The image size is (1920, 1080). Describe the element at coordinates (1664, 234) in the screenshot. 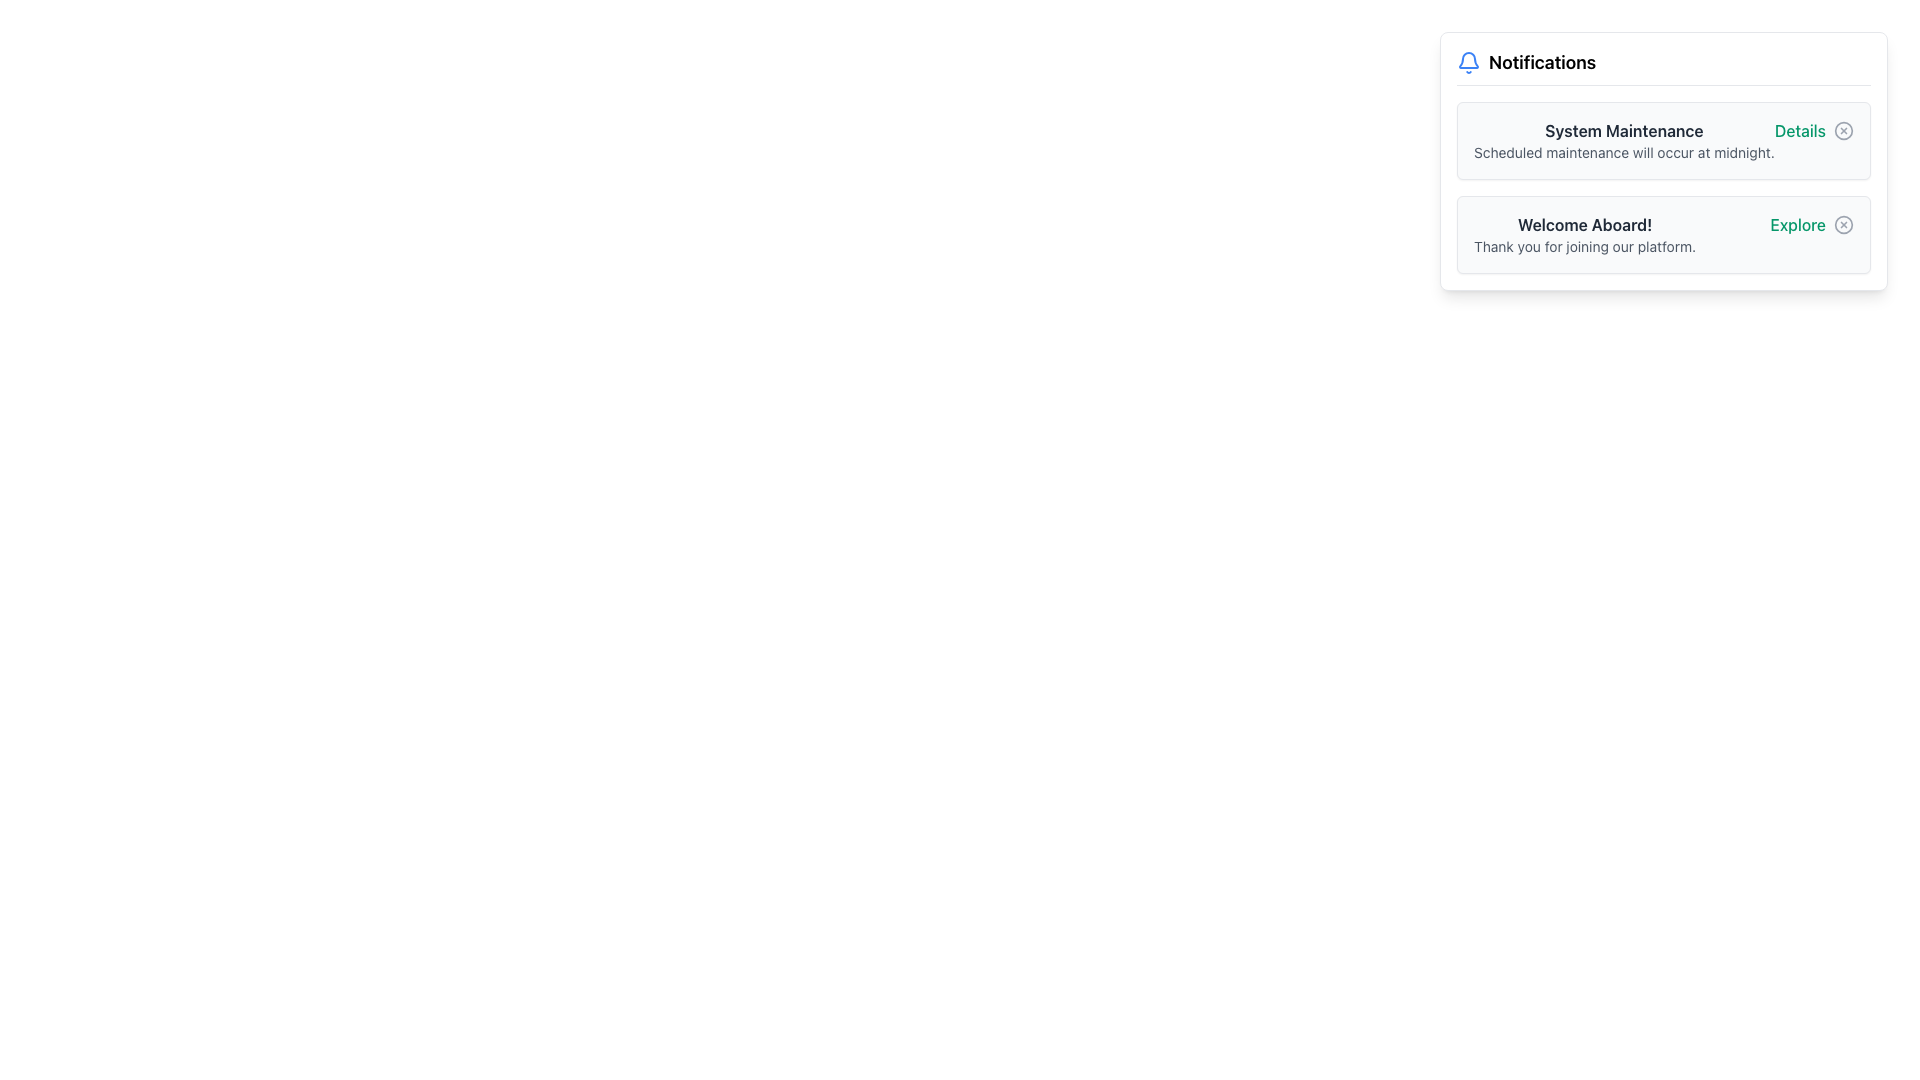

I see `the 'Explore' link adjacent to the welcome message in the notification card positioned beneath 'System Maintenance'` at that location.